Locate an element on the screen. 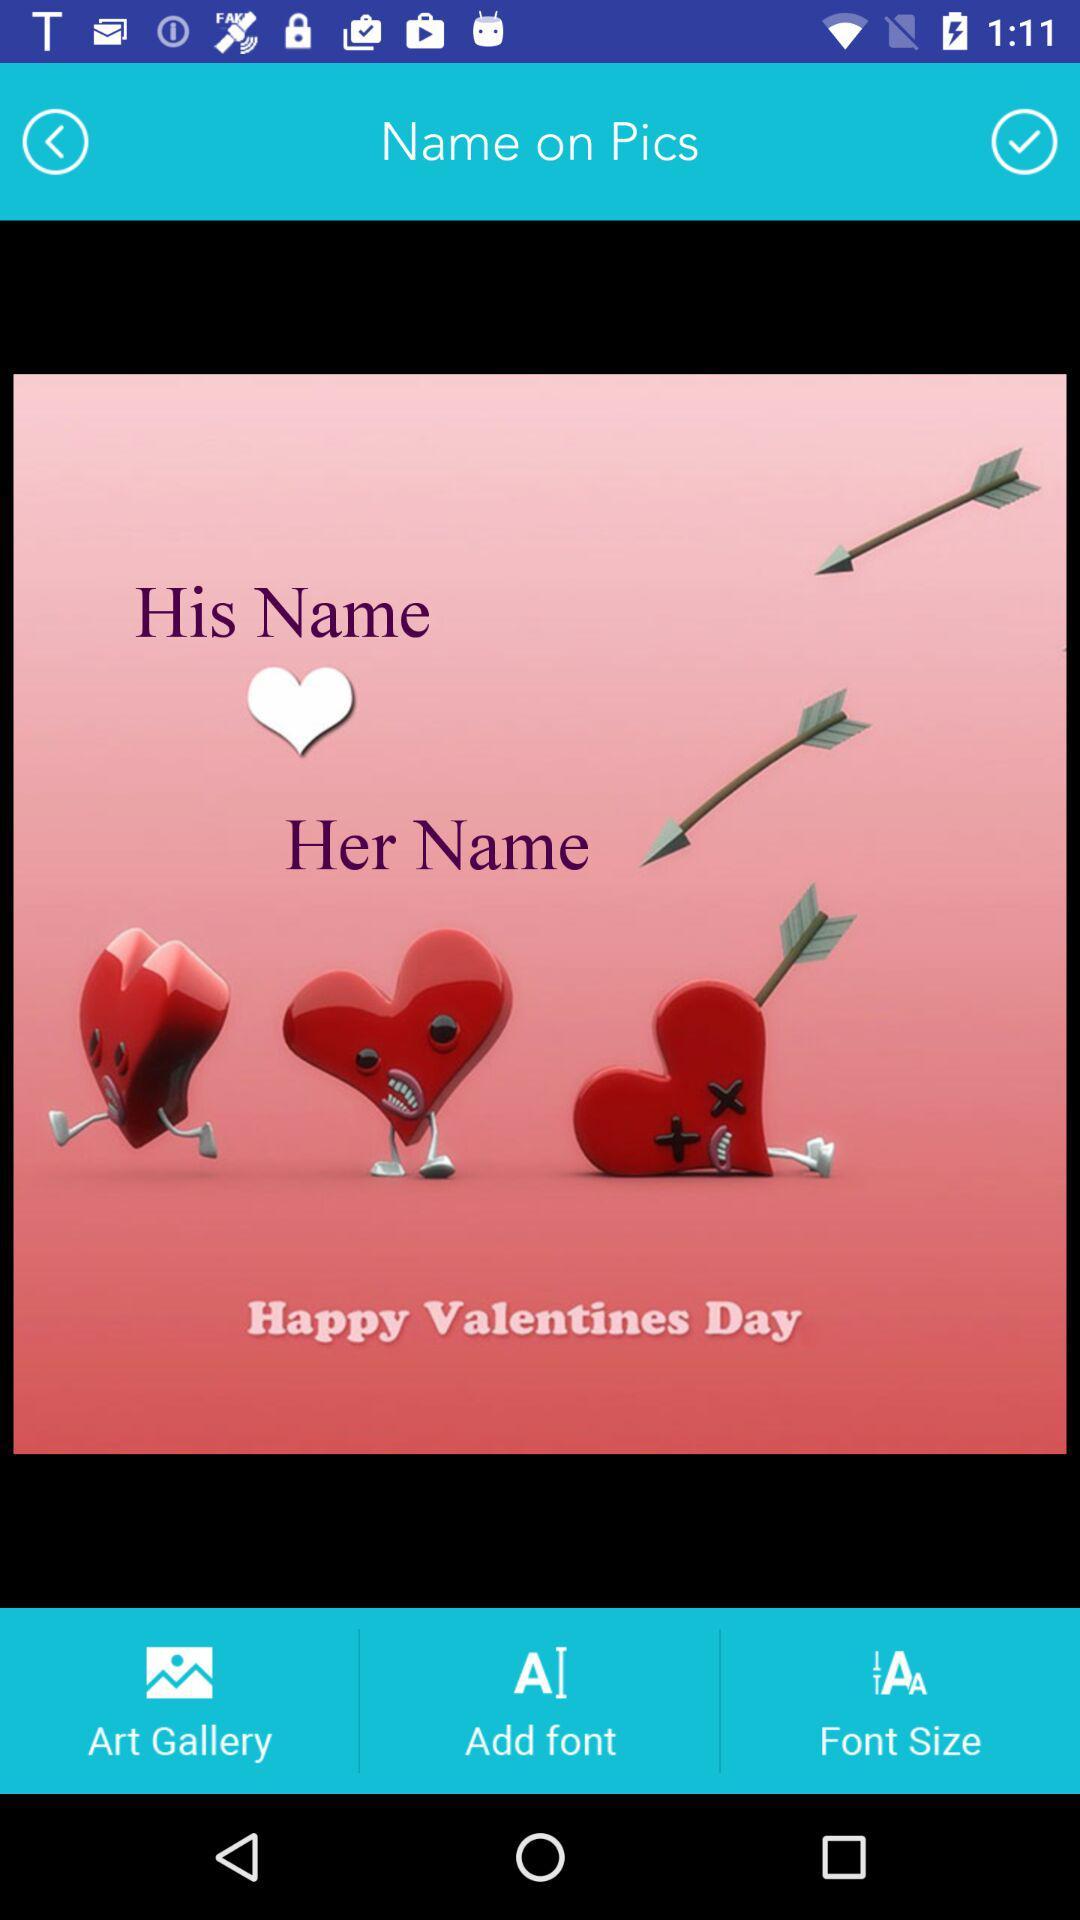  the icon next to name on pics icon is located at coordinates (1024, 140).